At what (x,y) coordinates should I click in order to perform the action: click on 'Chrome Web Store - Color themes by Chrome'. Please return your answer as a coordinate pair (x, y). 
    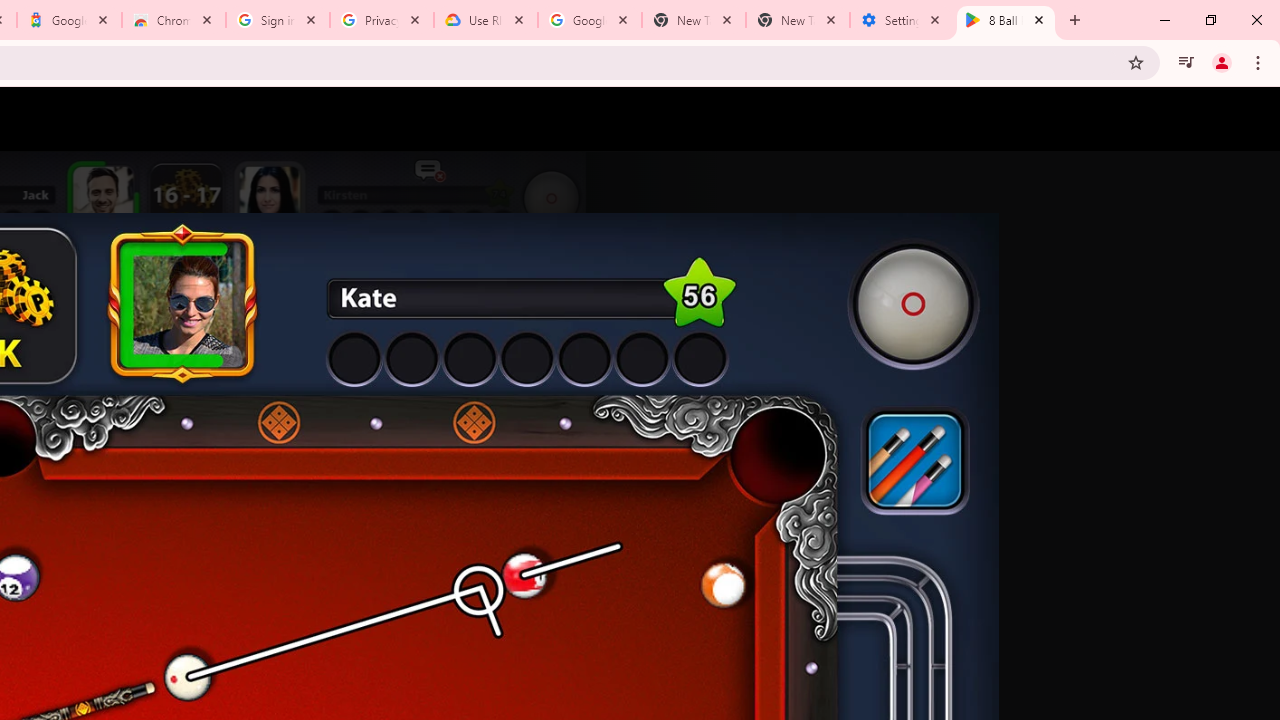
    Looking at the image, I should click on (174, 20).